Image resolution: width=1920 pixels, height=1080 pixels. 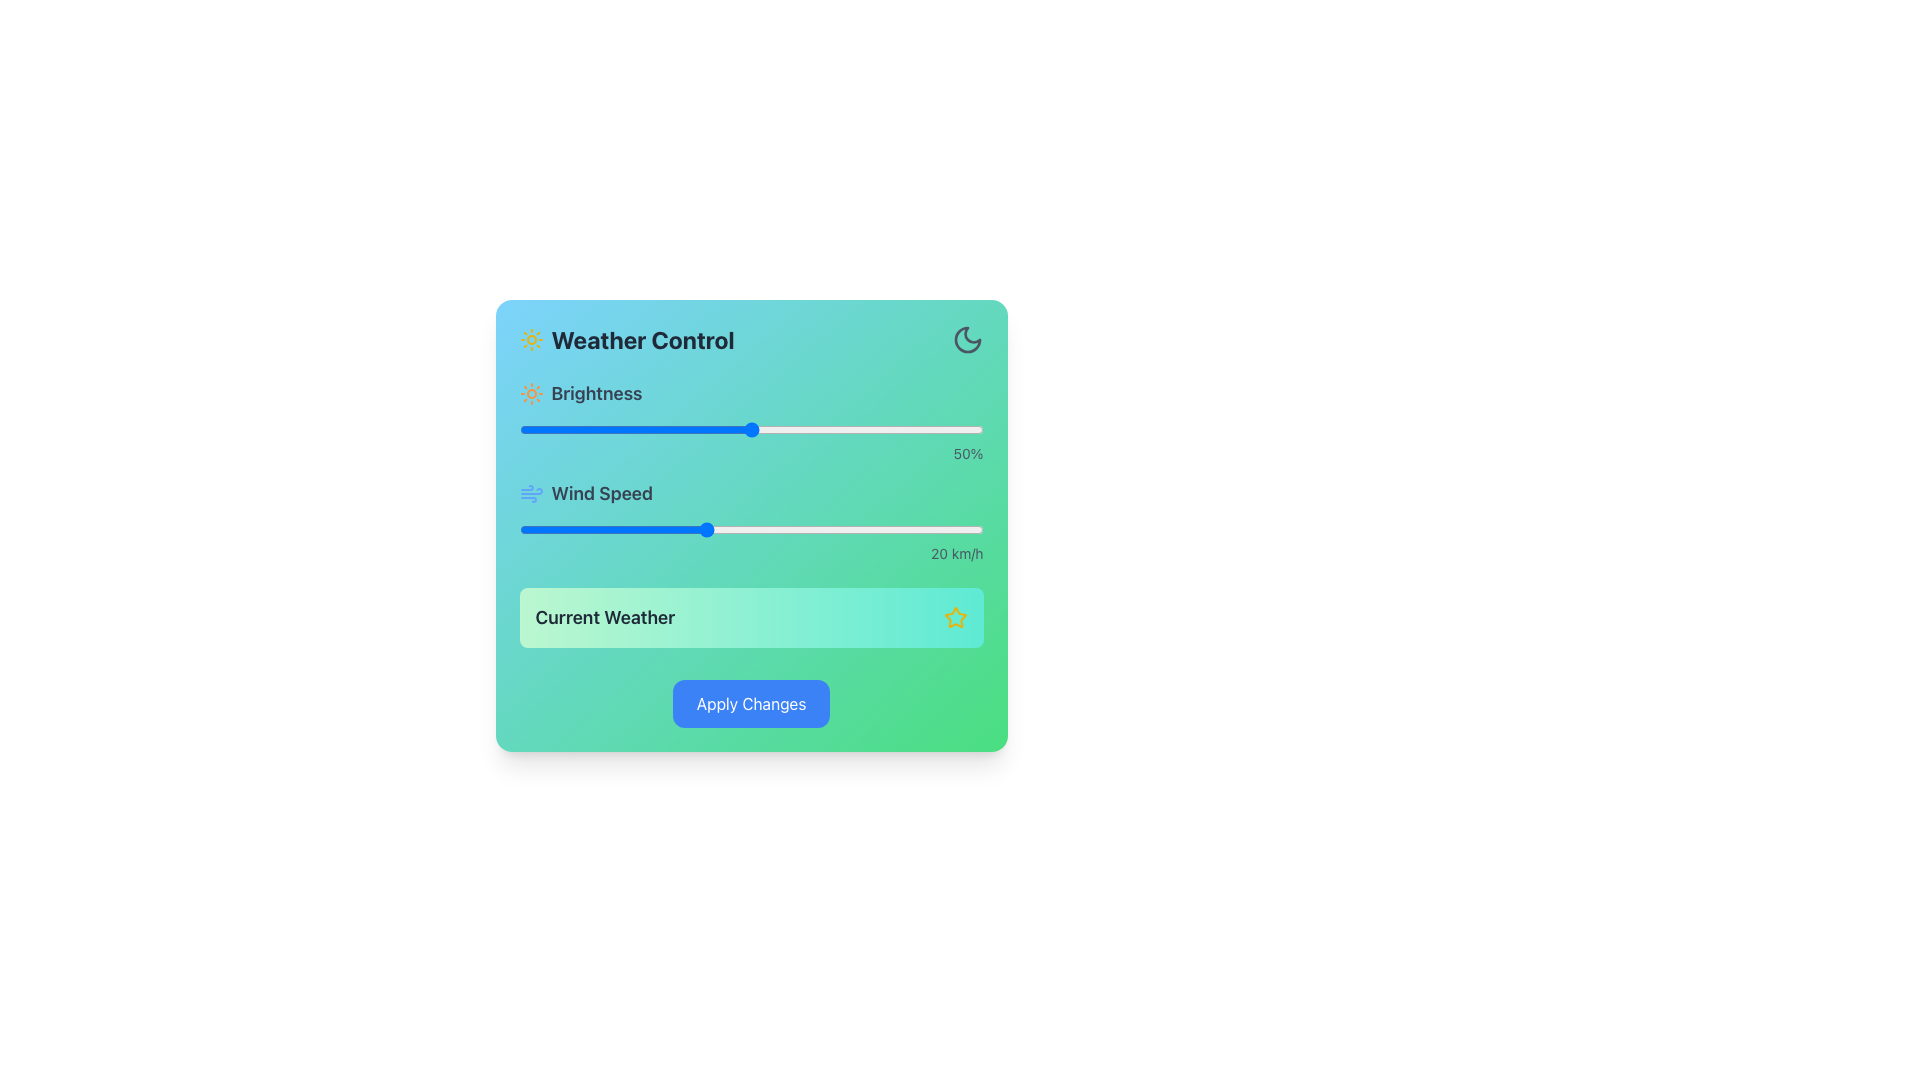 What do you see at coordinates (750, 528) in the screenshot?
I see `the blue thumb of the horizontal slider labeled 'Wind Speed'` at bounding box center [750, 528].